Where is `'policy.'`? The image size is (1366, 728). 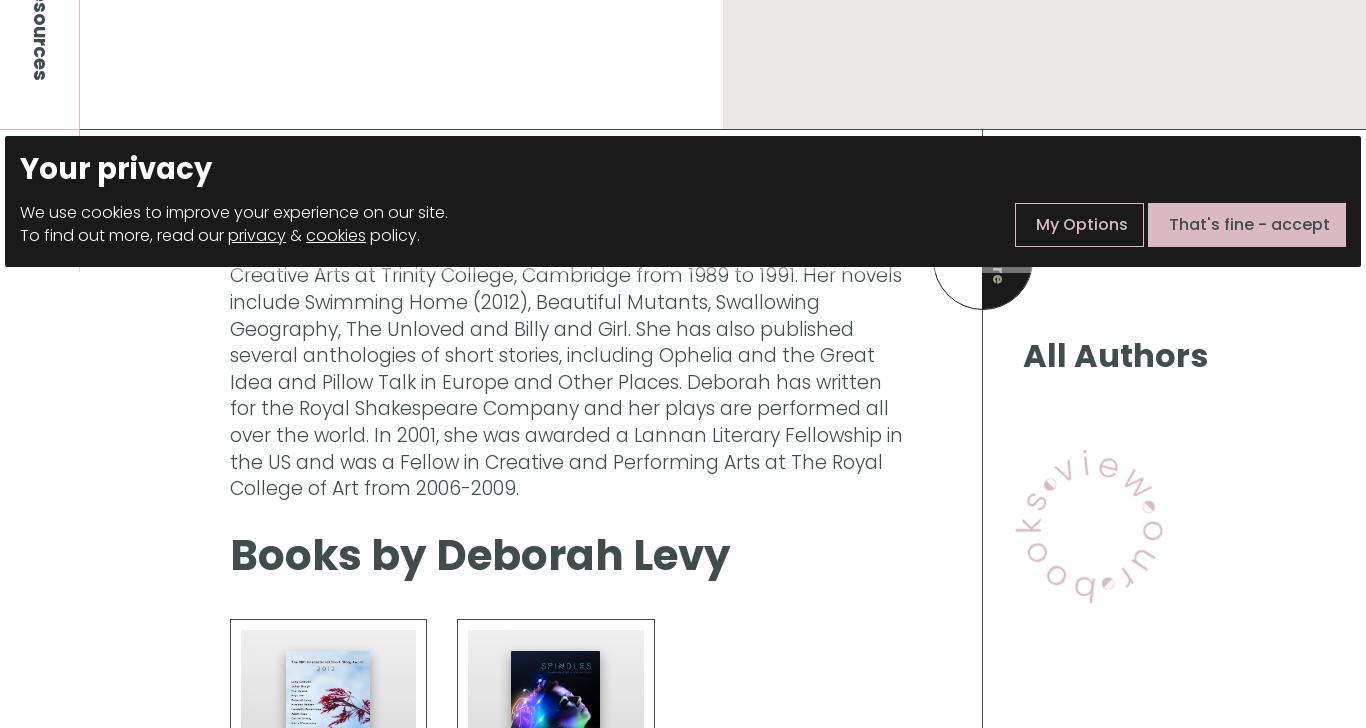 'policy.' is located at coordinates (391, 234).